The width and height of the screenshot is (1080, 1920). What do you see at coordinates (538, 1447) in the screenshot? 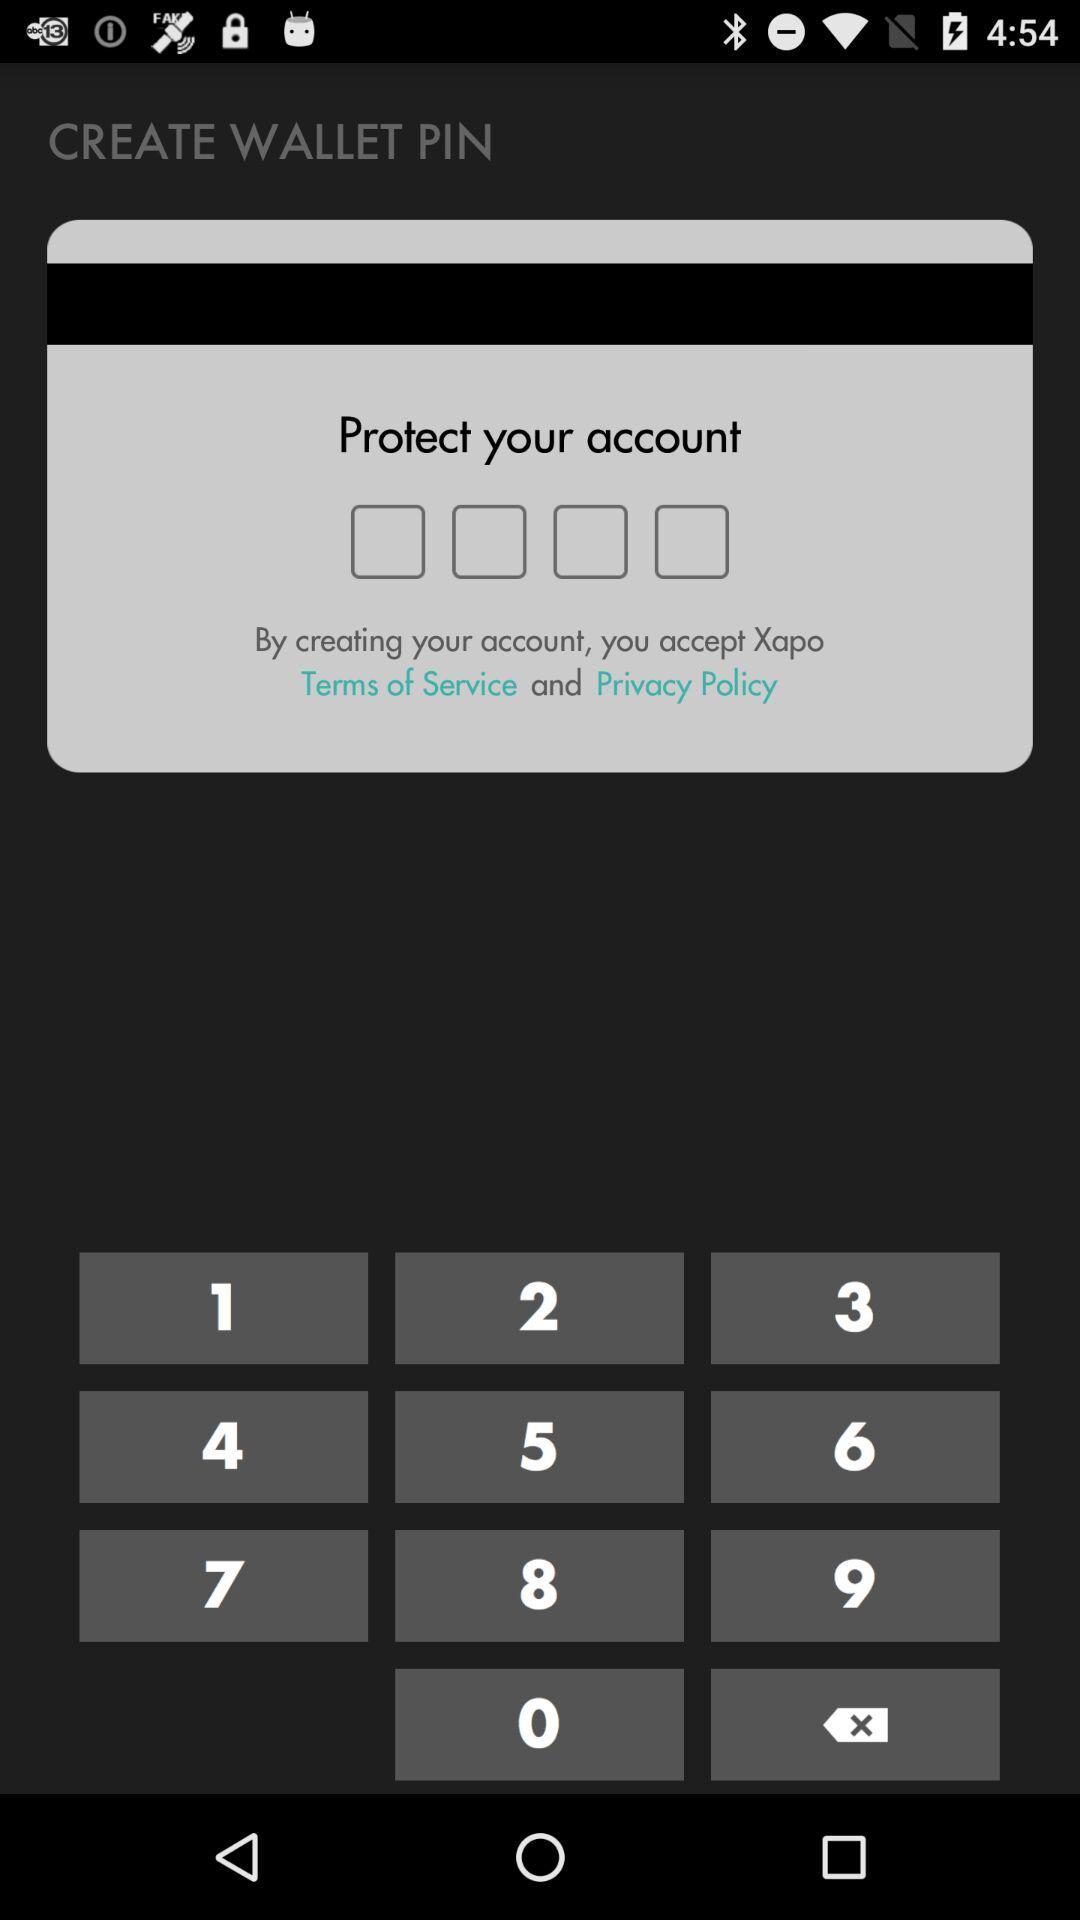
I see `type 5` at bounding box center [538, 1447].